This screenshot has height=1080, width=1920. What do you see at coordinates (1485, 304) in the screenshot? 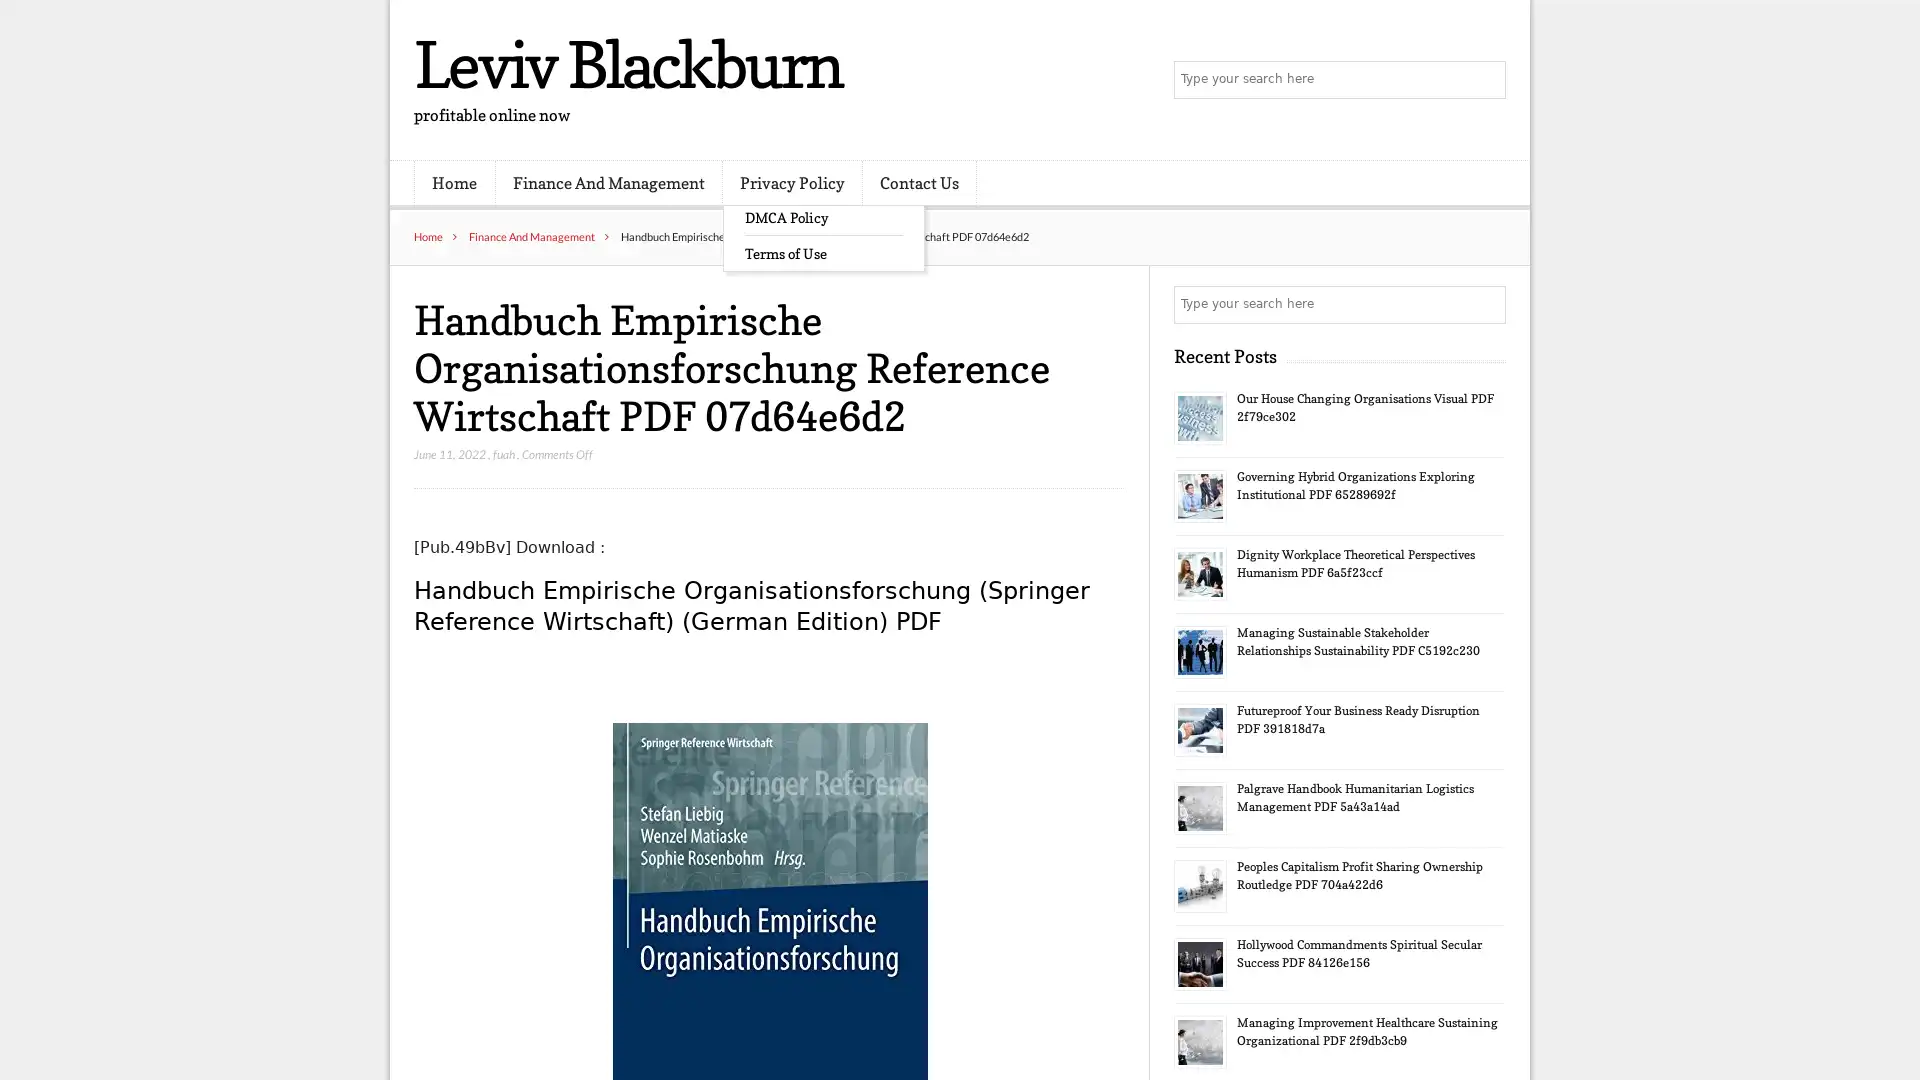
I see `Search` at bounding box center [1485, 304].